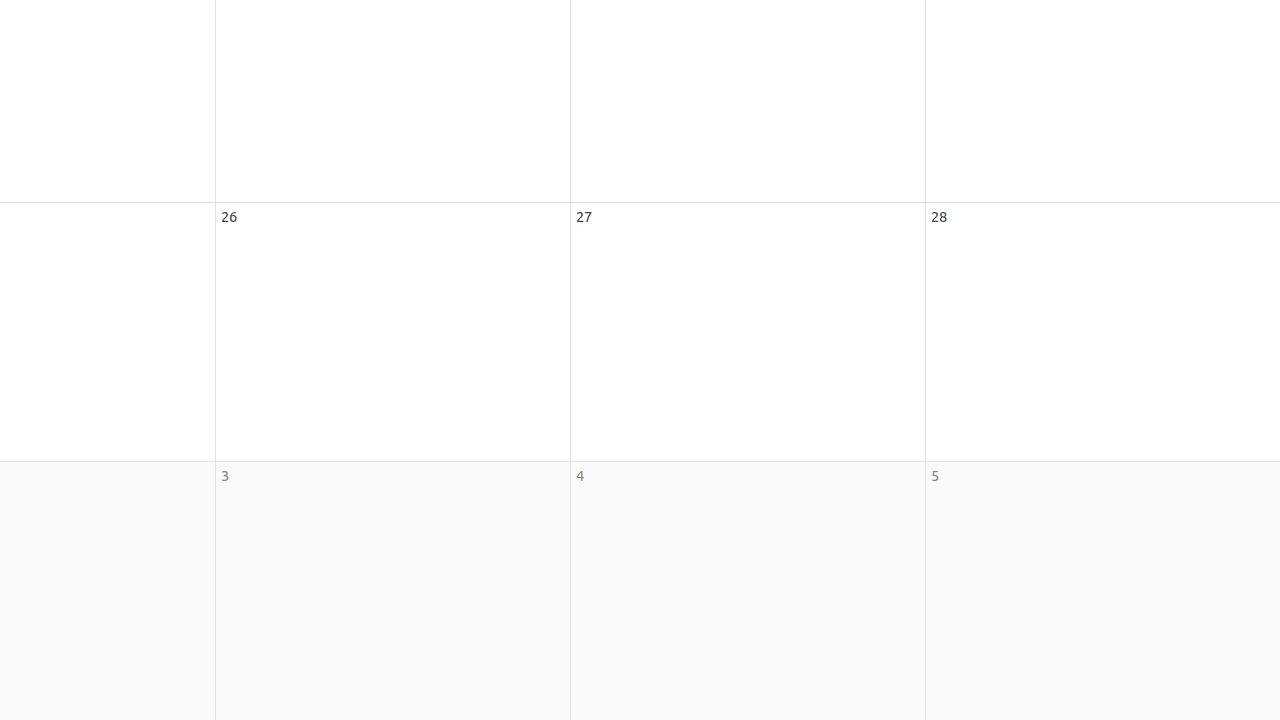  Describe the element at coordinates (578, 475) in the screenshot. I see `'4'` at that location.